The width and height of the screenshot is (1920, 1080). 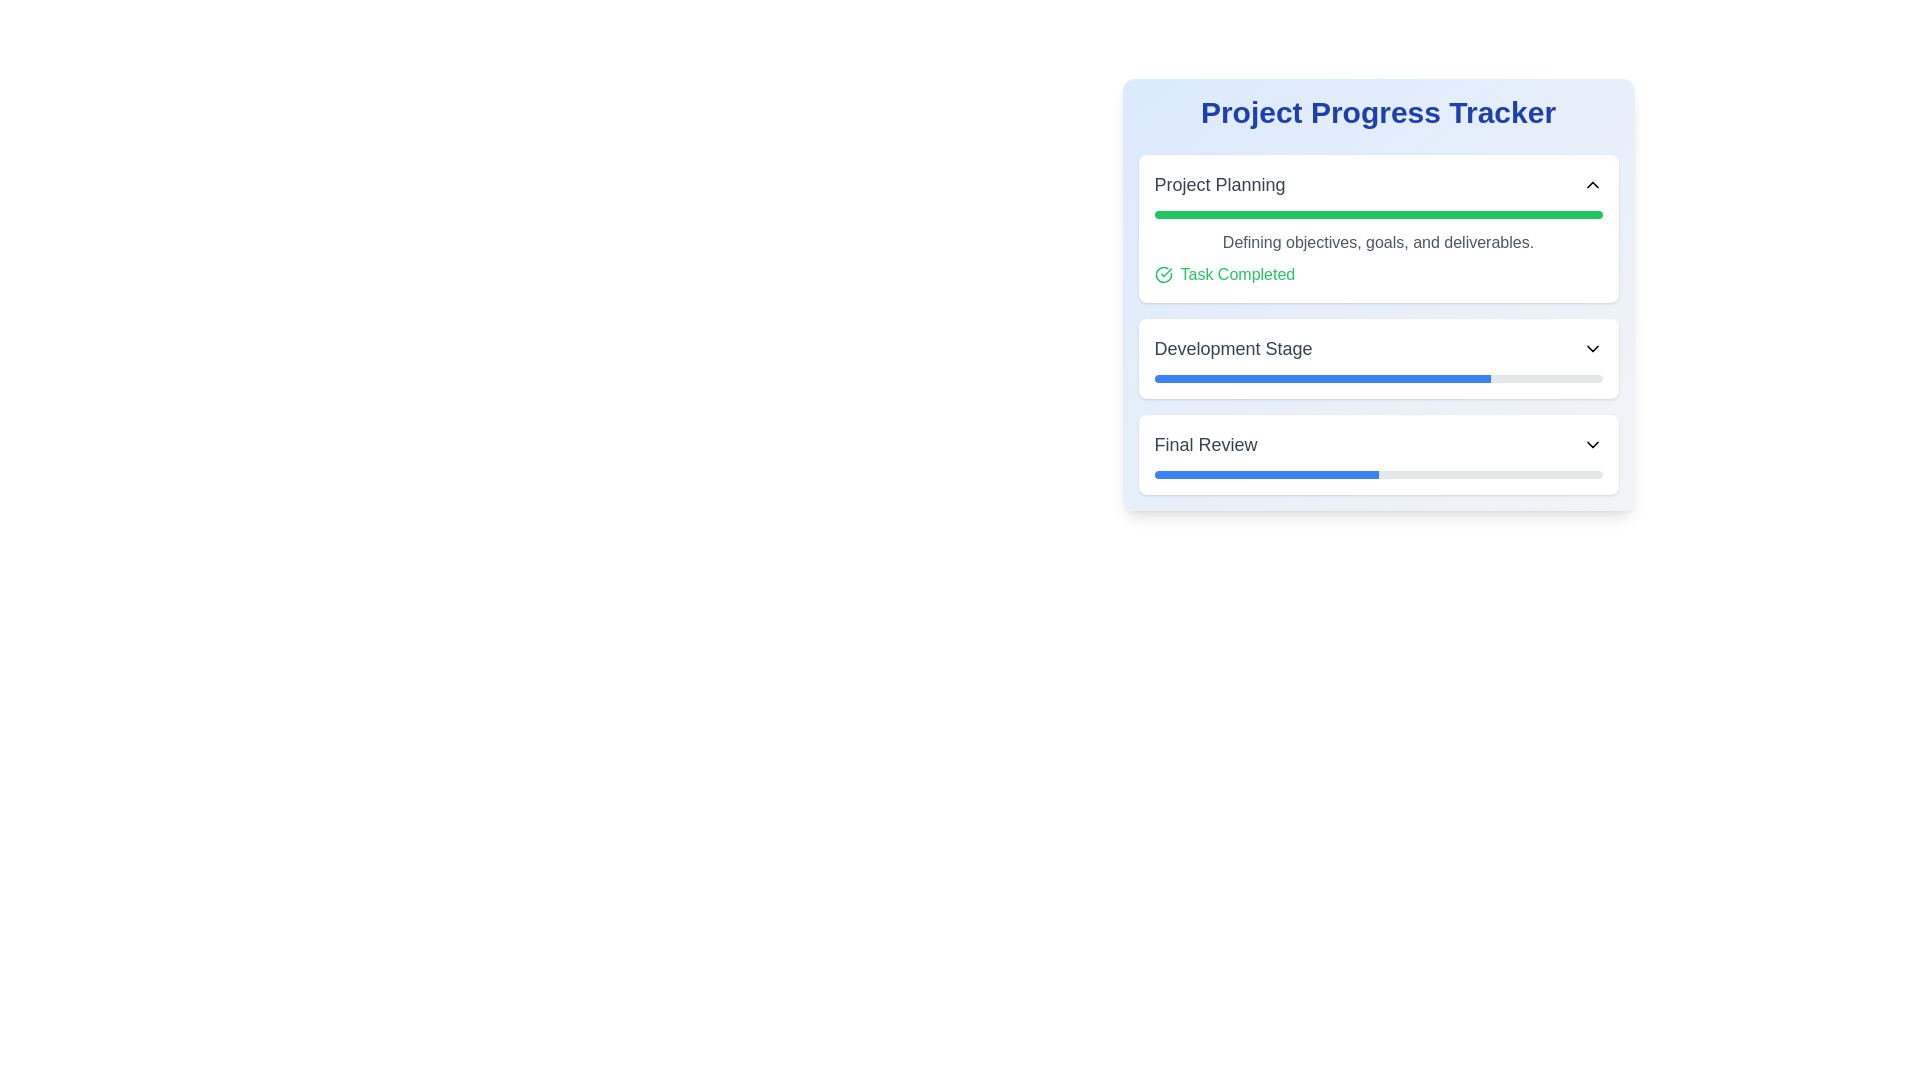 I want to click on the Text Label indicating successful task completion, which displays 'Task Completed' within the 'Project Progress Tracker' card, so click(x=1236, y=274).